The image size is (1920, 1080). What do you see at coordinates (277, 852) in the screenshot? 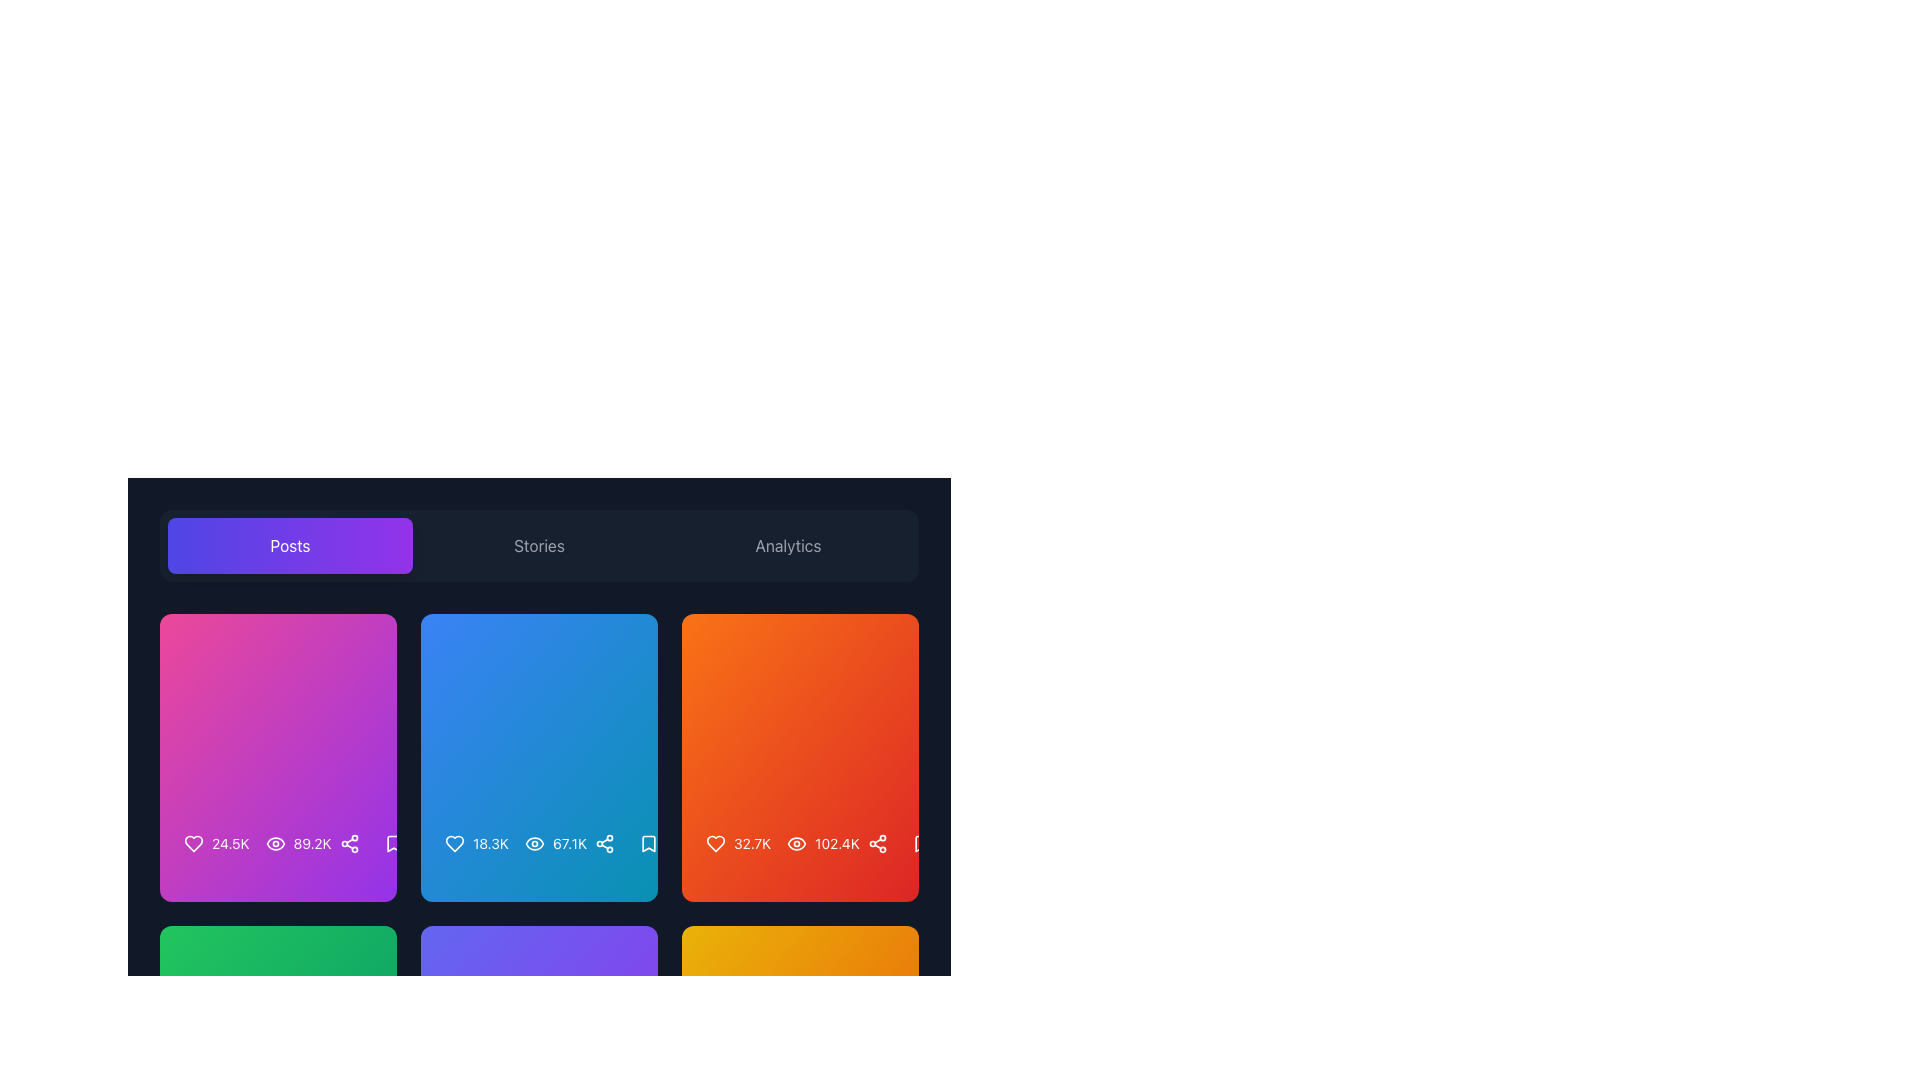
I see `the eye icon in the horizontal list of engagement metrics` at bounding box center [277, 852].